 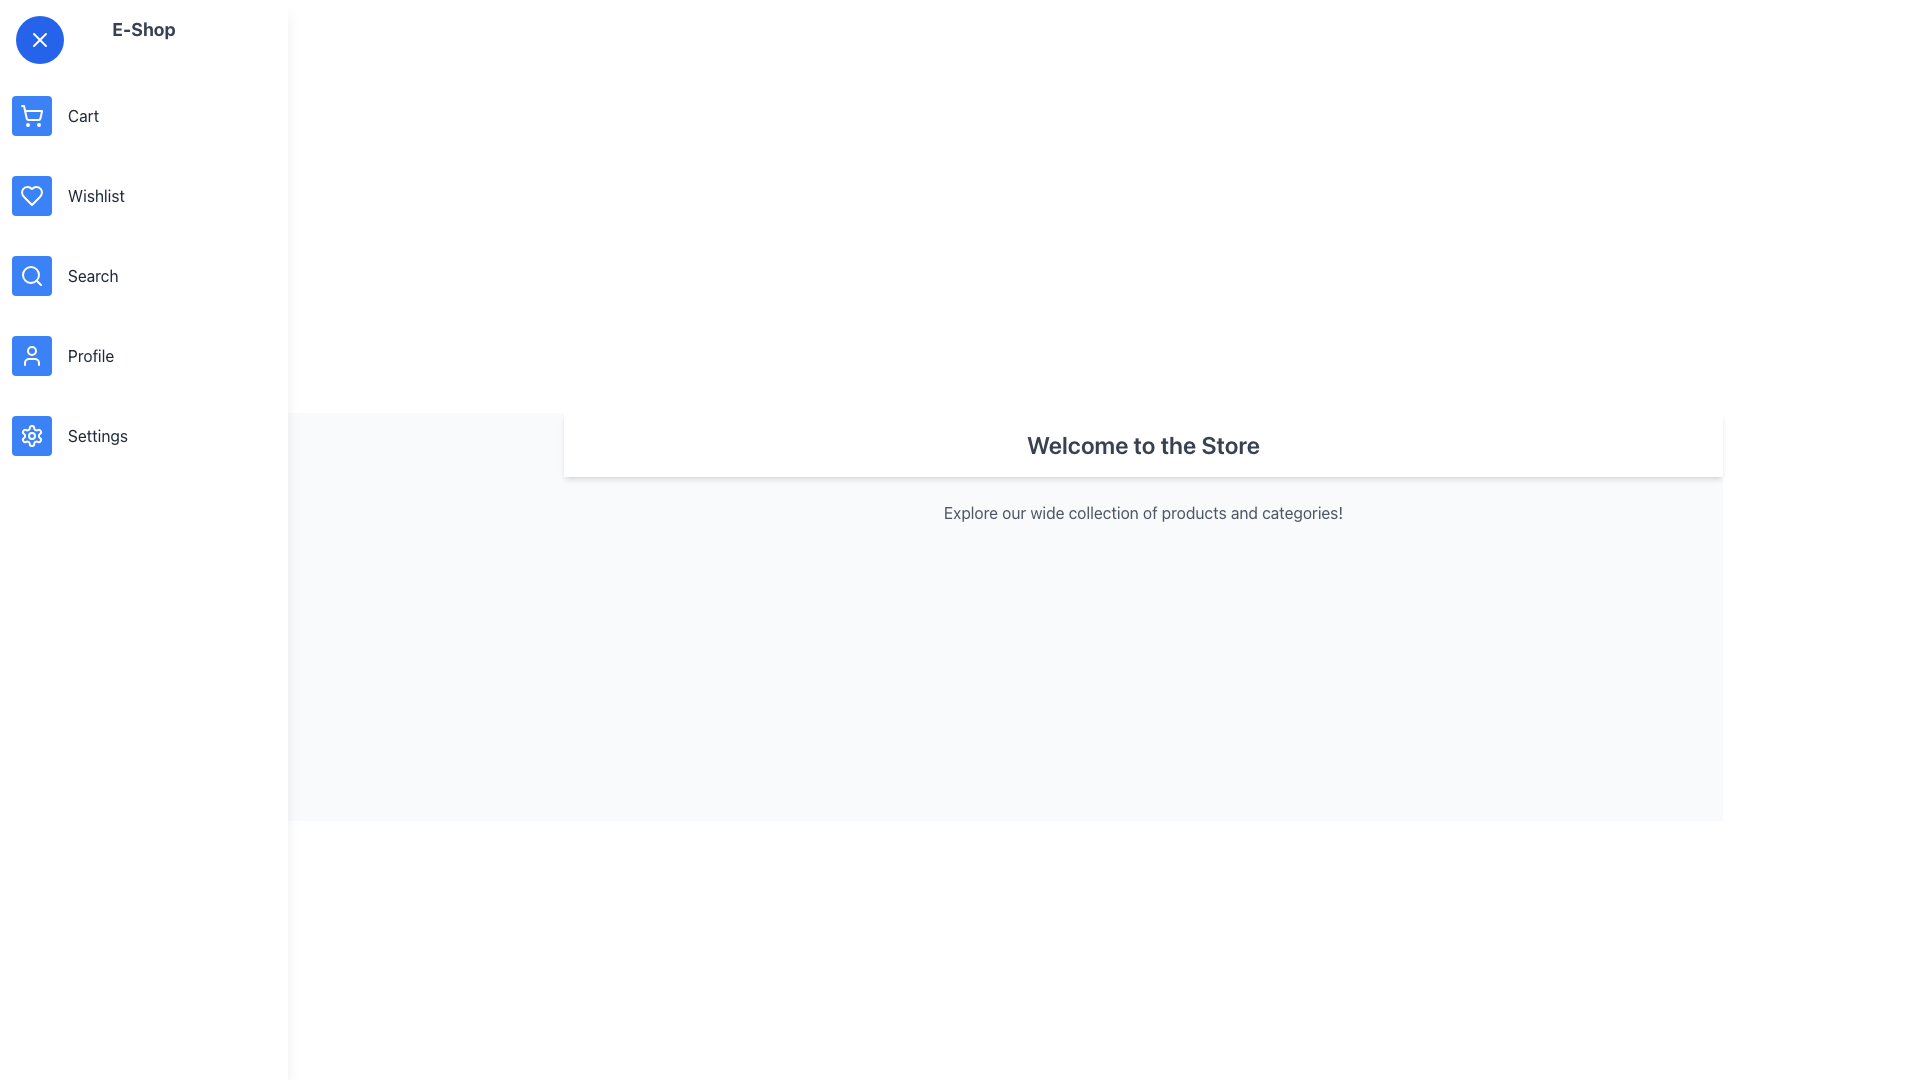 What do you see at coordinates (32, 196) in the screenshot?
I see `the blue heart icon representing the wishlist functionality located in the left-hand side navigation menu, next to the 'Wishlist' label` at bounding box center [32, 196].